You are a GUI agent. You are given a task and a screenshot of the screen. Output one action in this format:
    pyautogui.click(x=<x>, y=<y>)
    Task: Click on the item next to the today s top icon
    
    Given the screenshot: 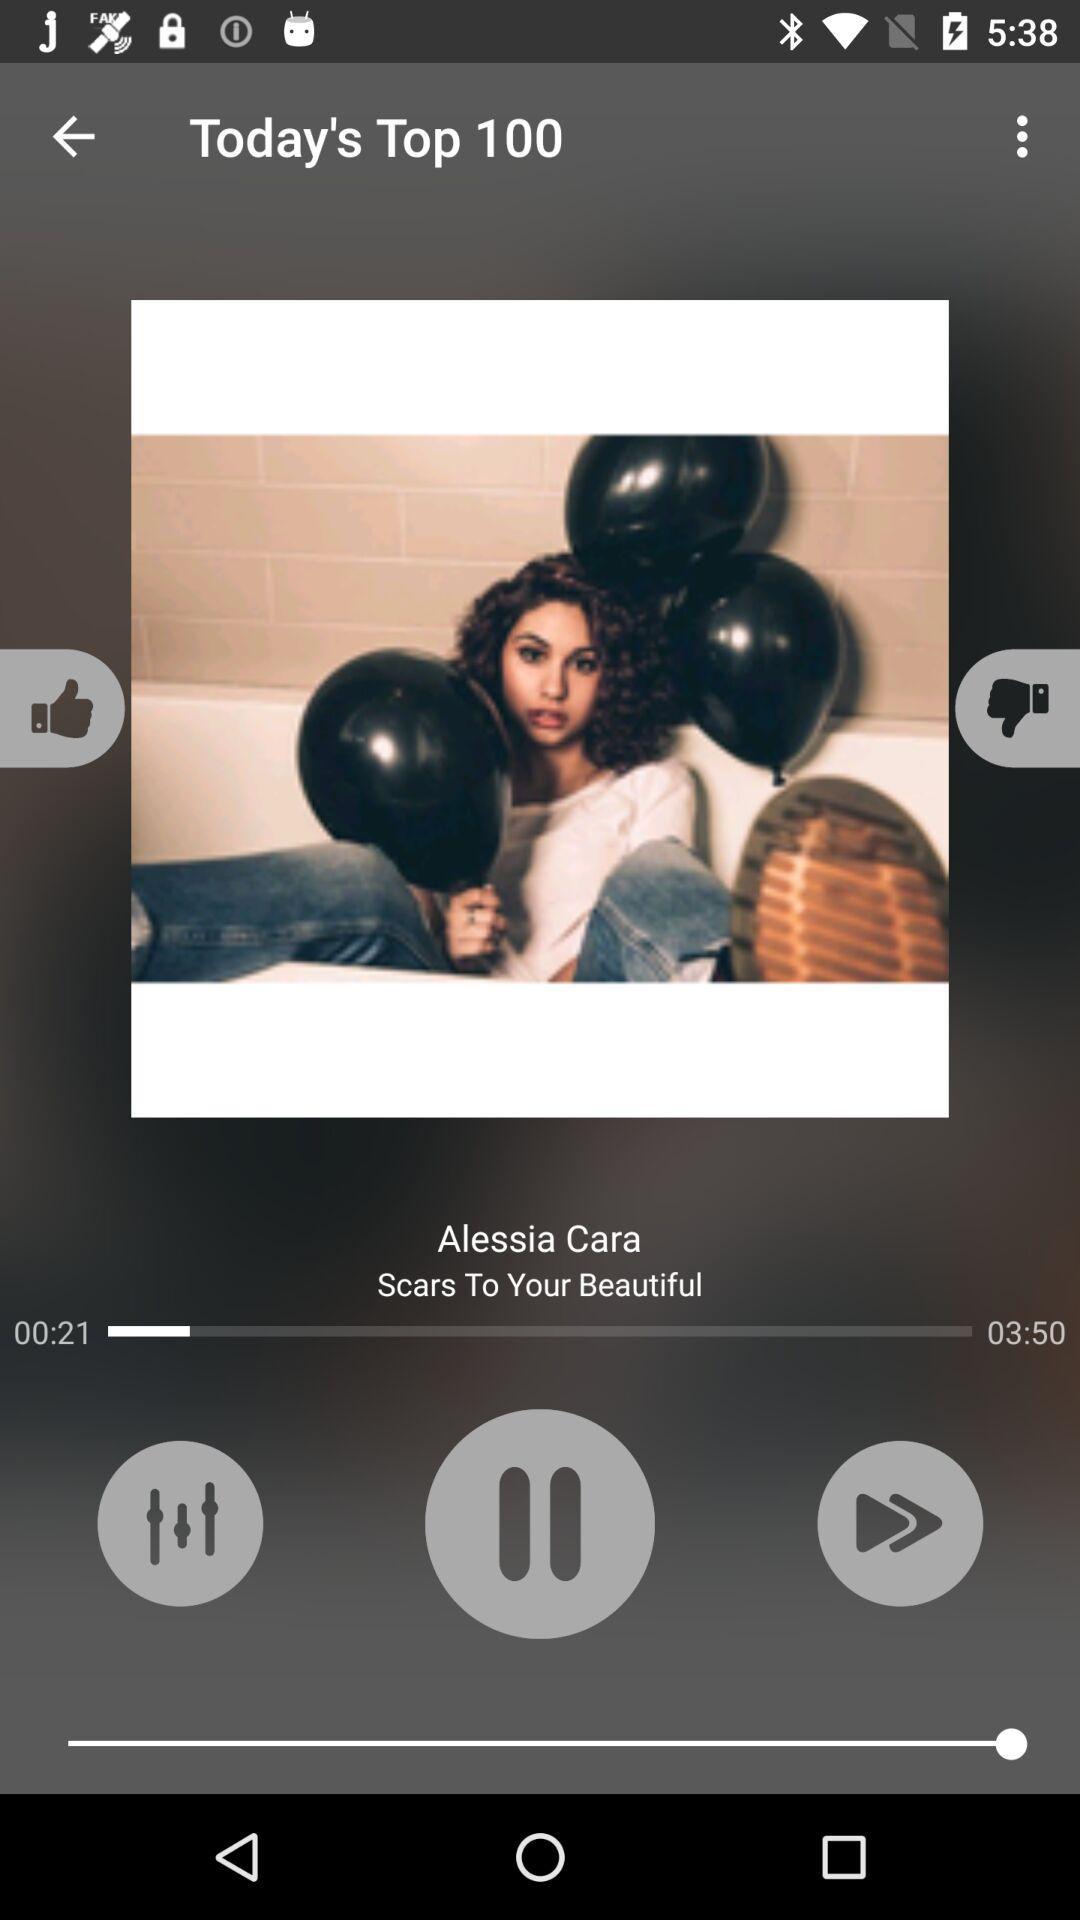 What is the action you would take?
    pyautogui.click(x=1027, y=135)
    